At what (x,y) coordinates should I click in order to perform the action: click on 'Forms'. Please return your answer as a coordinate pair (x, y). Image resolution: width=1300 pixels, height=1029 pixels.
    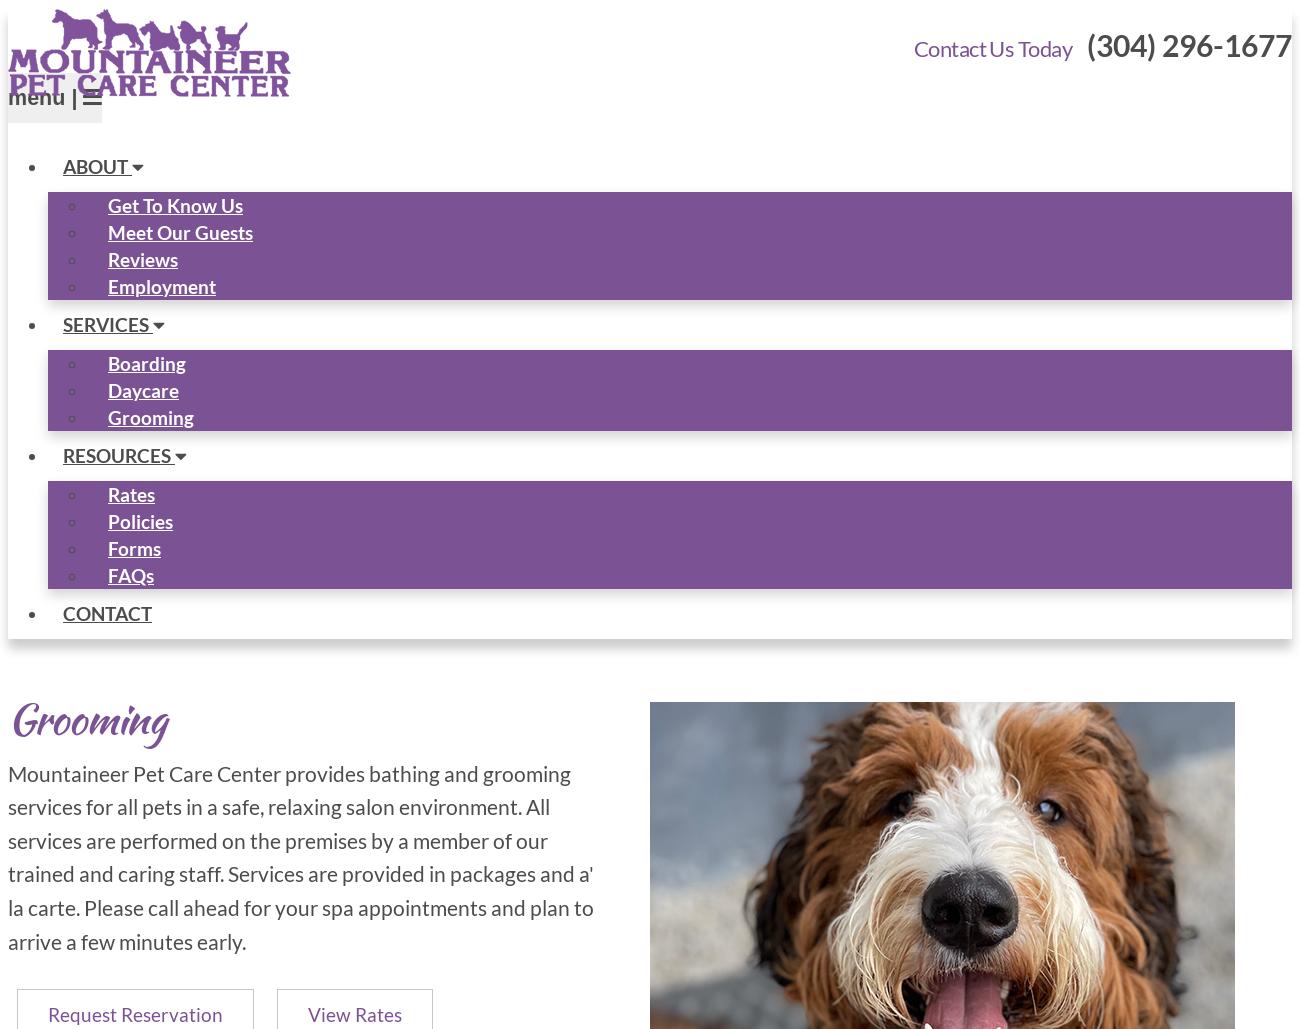
    Looking at the image, I should click on (133, 546).